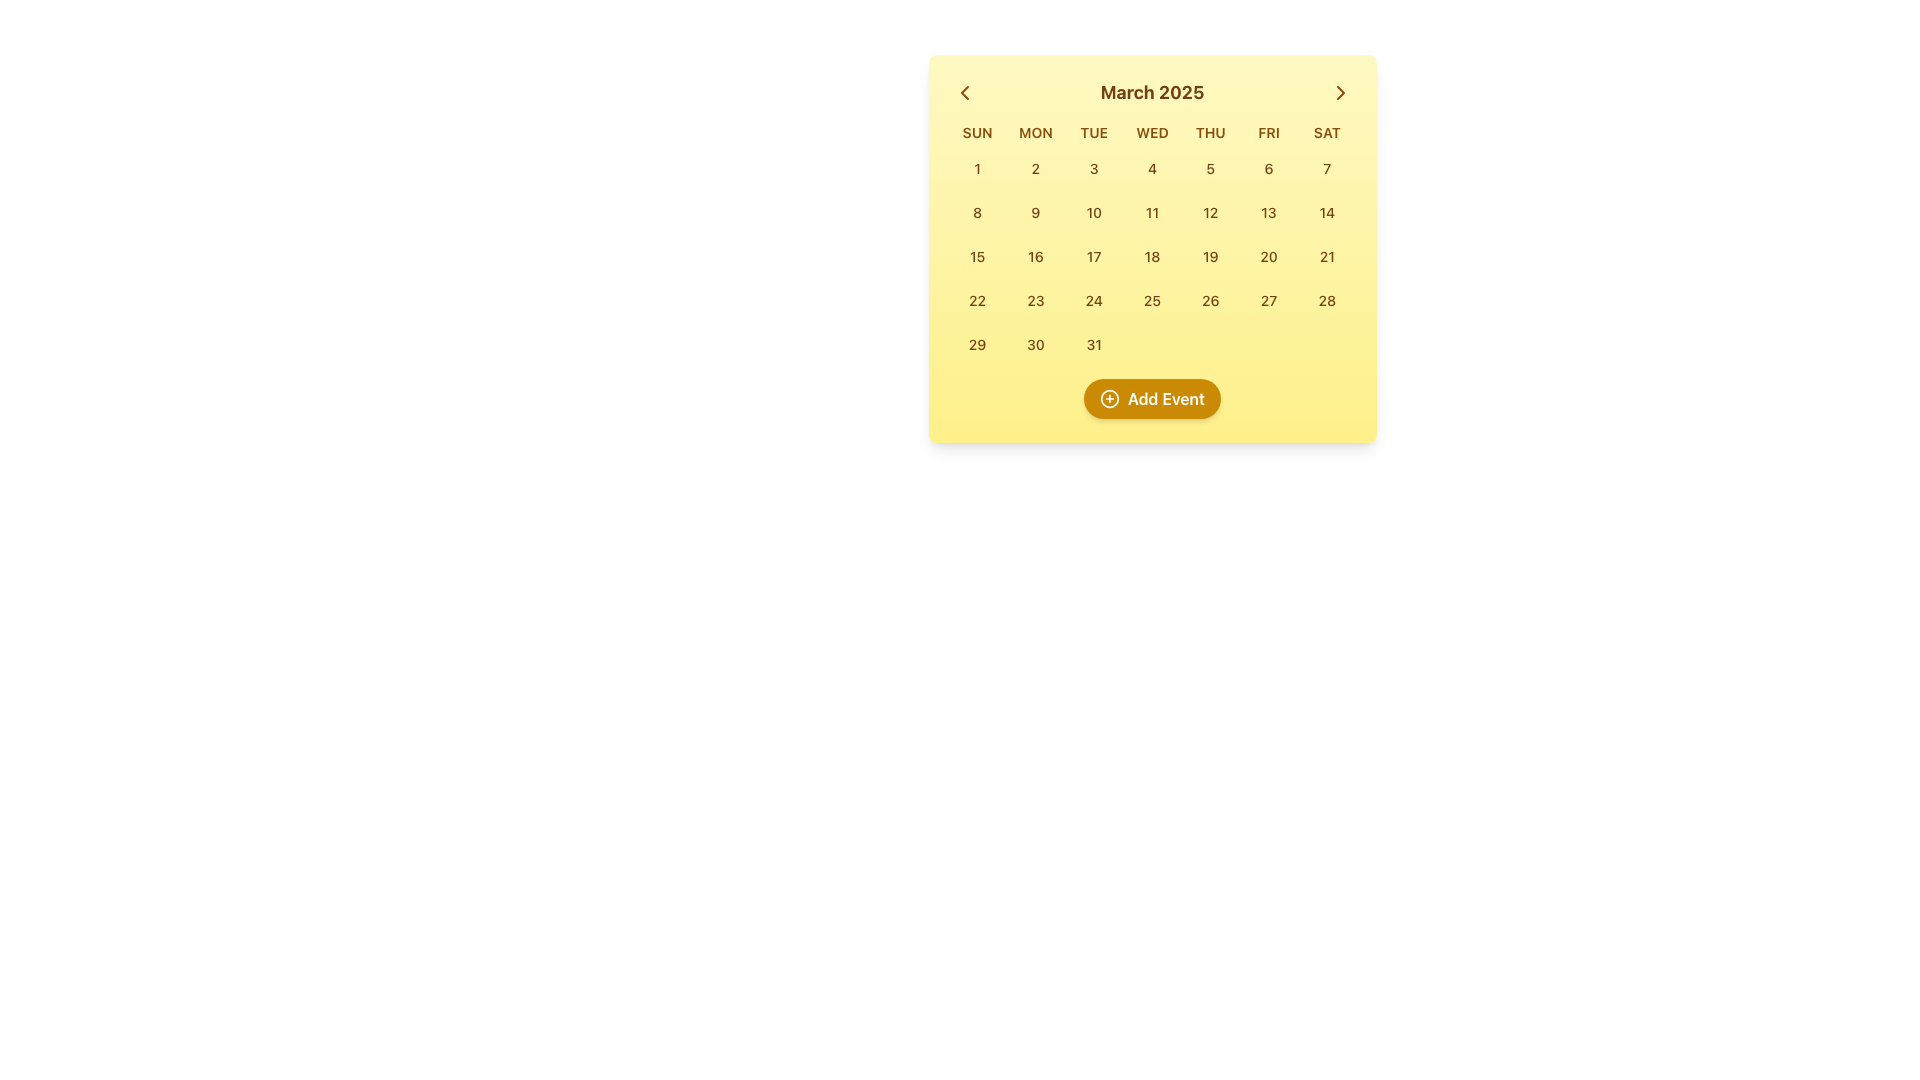 This screenshot has height=1080, width=1920. Describe the element at coordinates (1268, 167) in the screenshot. I see `the date '6' in the March 2025 calendar, located in the first week under the 'FRI' column` at that location.